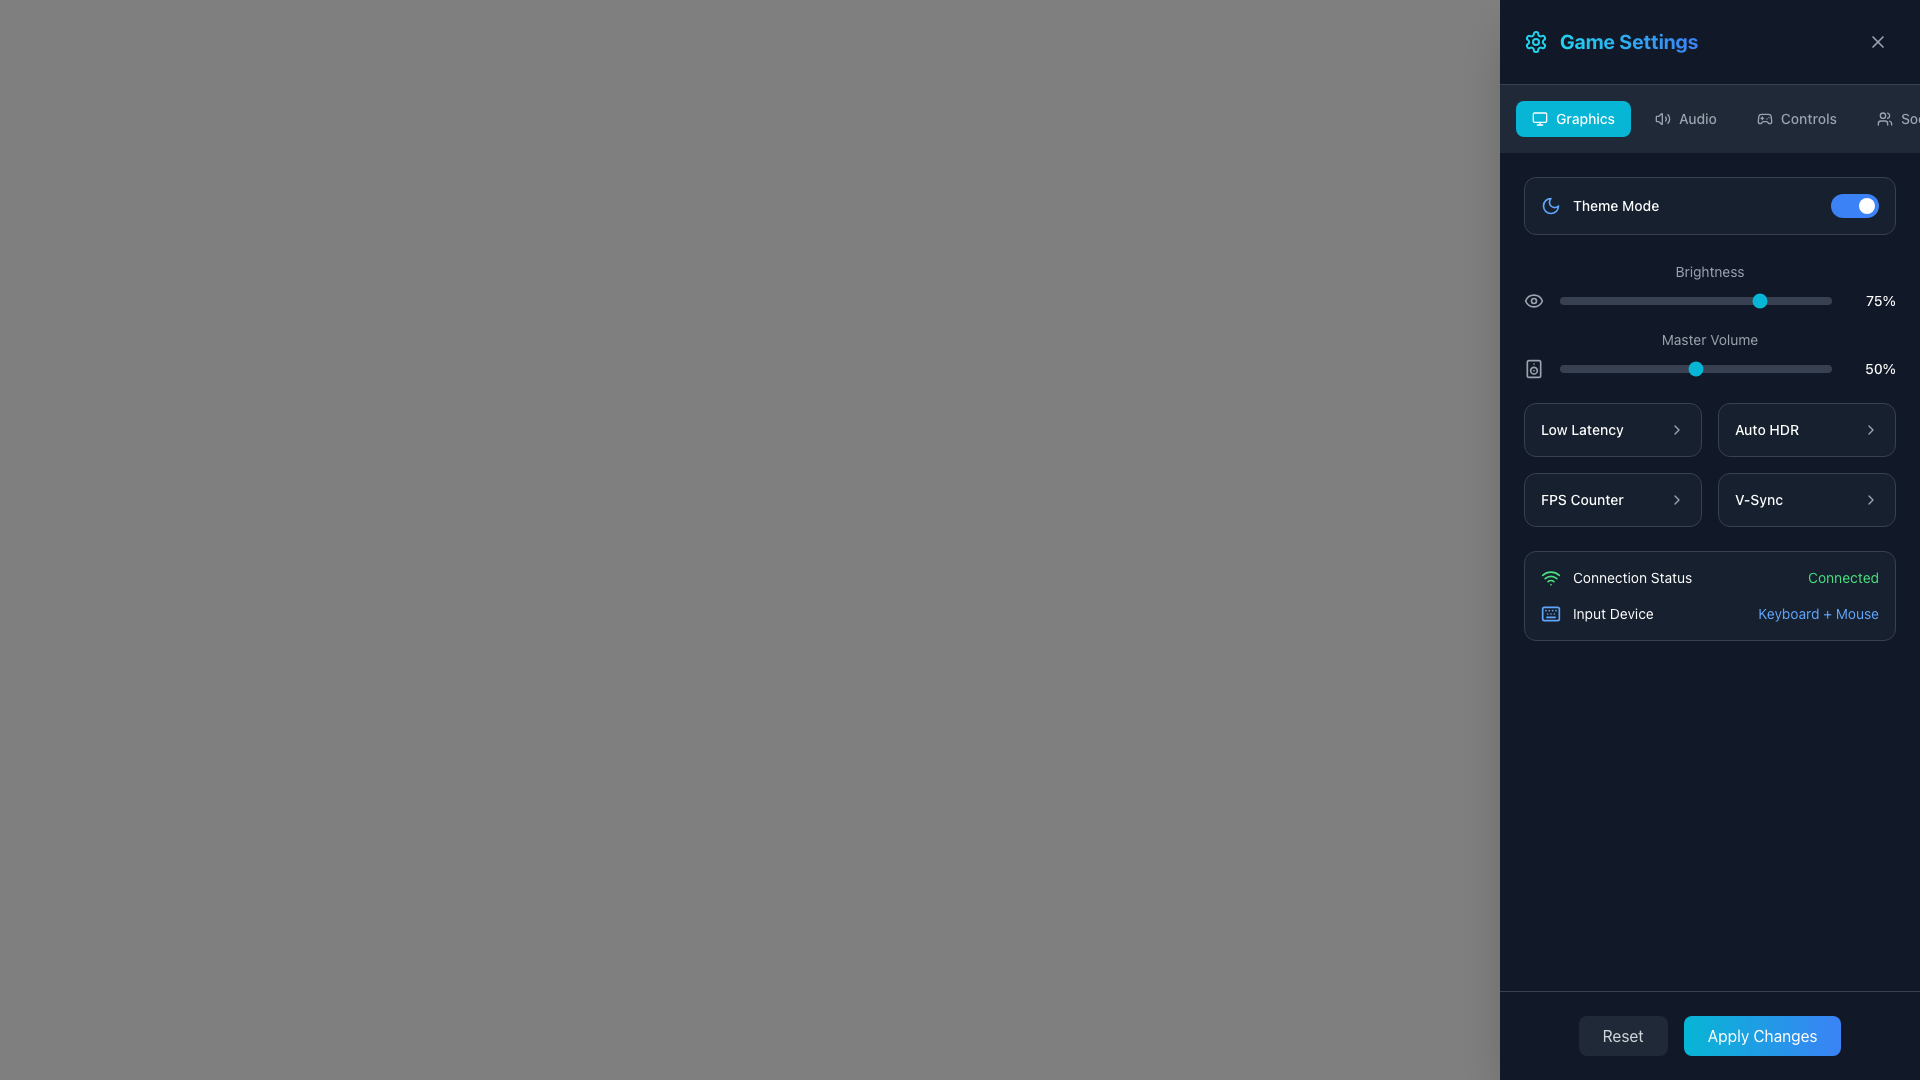 Image resolution: width=1920 pixels, height=1080 pixels. Describe the element at coordinates (1743, 369) in the screenshot. I see `the Master Volume` at that location.